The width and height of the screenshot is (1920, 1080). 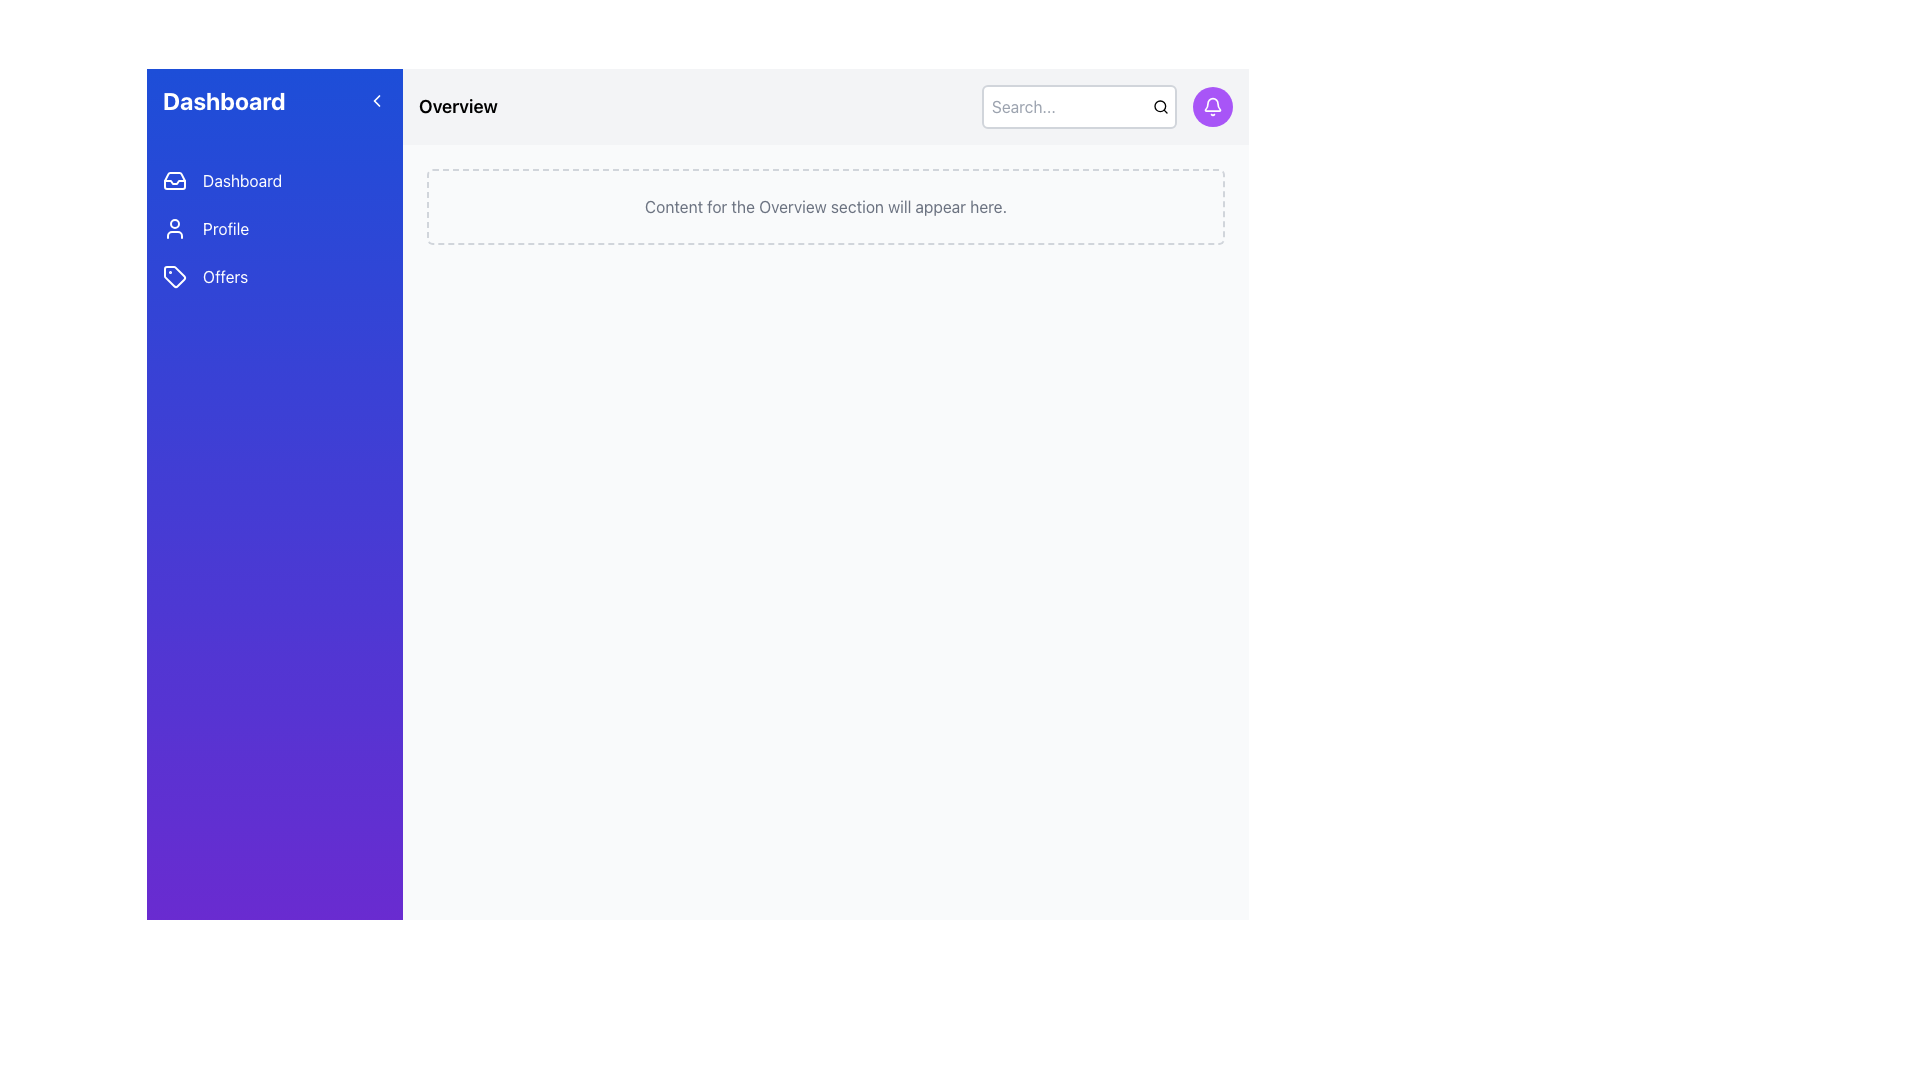 I want to click on the 'Offers' button in the left sidebar navigation menu, so click(x=273, y=277).